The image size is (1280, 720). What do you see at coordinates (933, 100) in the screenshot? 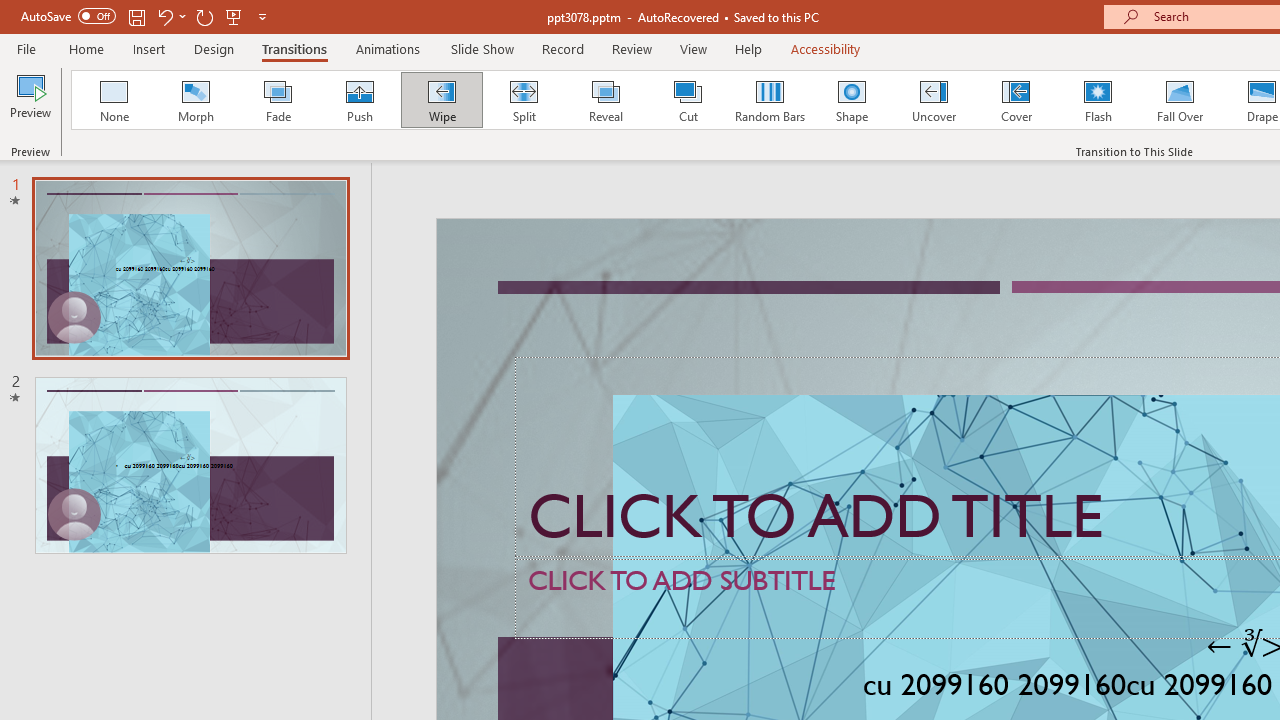
I see `'Uncover'` at bounding box center [933, 100].